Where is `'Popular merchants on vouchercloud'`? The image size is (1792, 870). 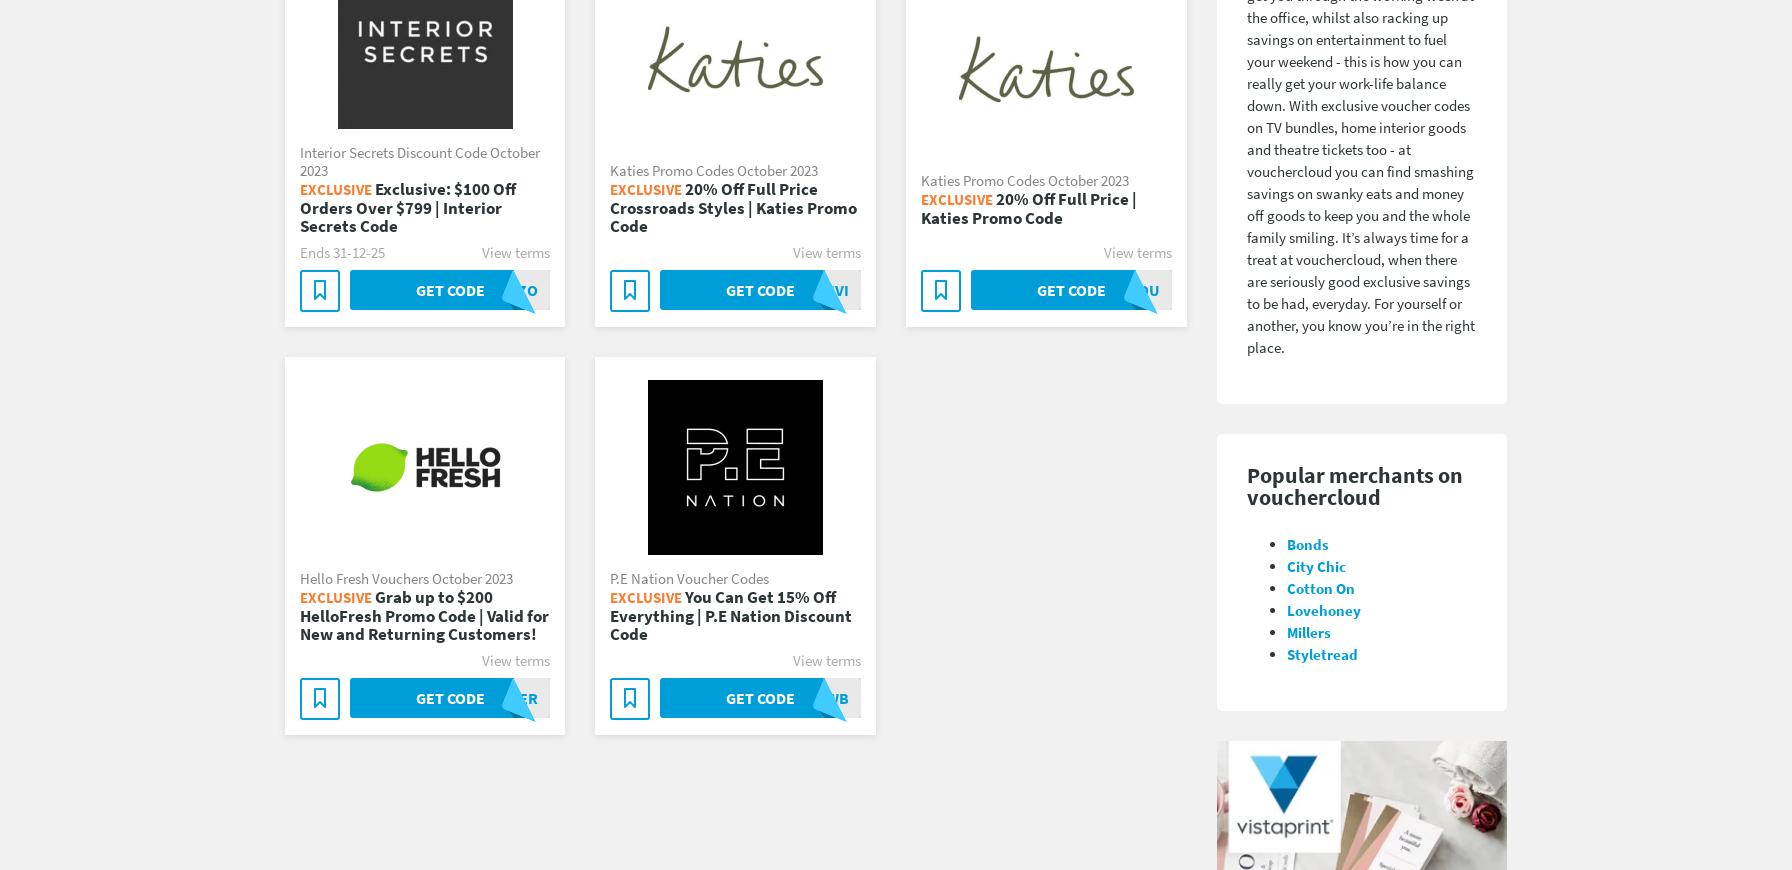
'Popular merchants on vouchercloud' is located at coordinates (1354, 484).